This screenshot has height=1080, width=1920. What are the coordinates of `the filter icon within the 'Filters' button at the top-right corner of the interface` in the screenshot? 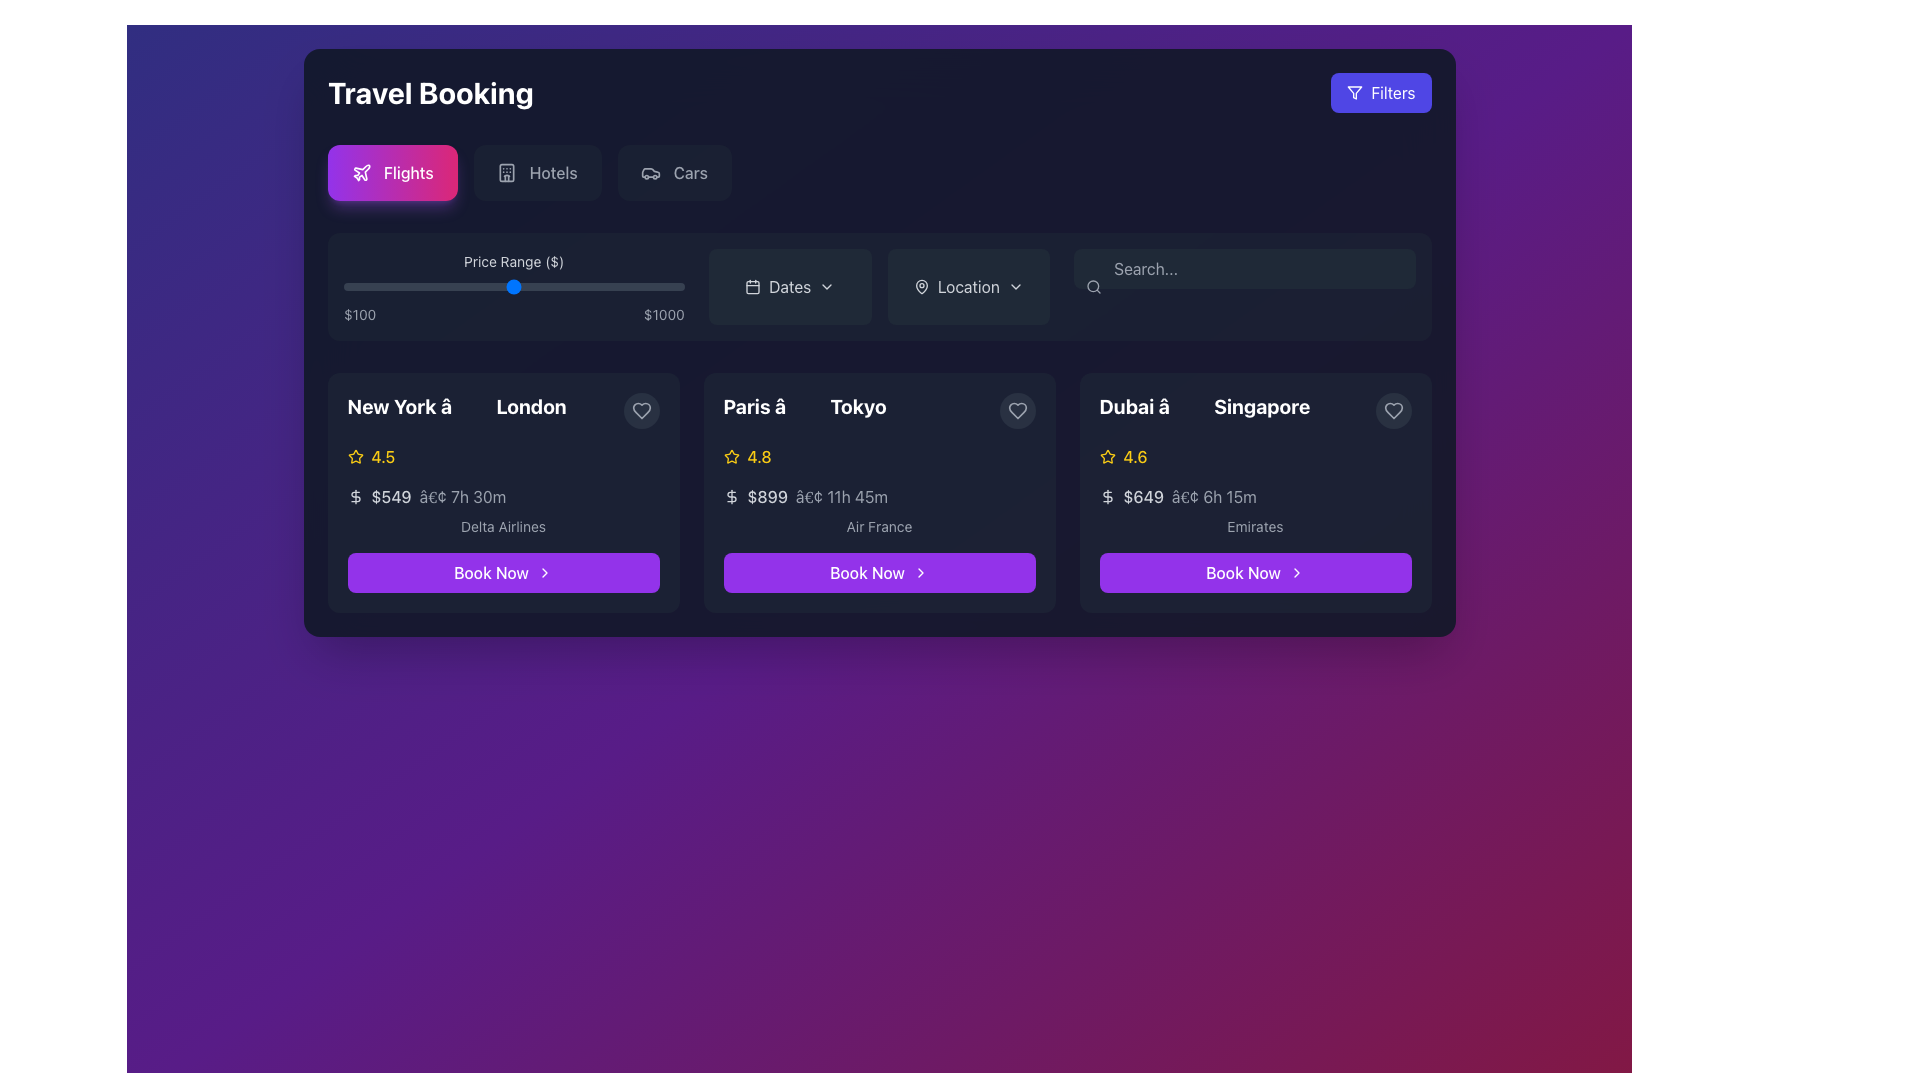 It's located at (1355, 92).